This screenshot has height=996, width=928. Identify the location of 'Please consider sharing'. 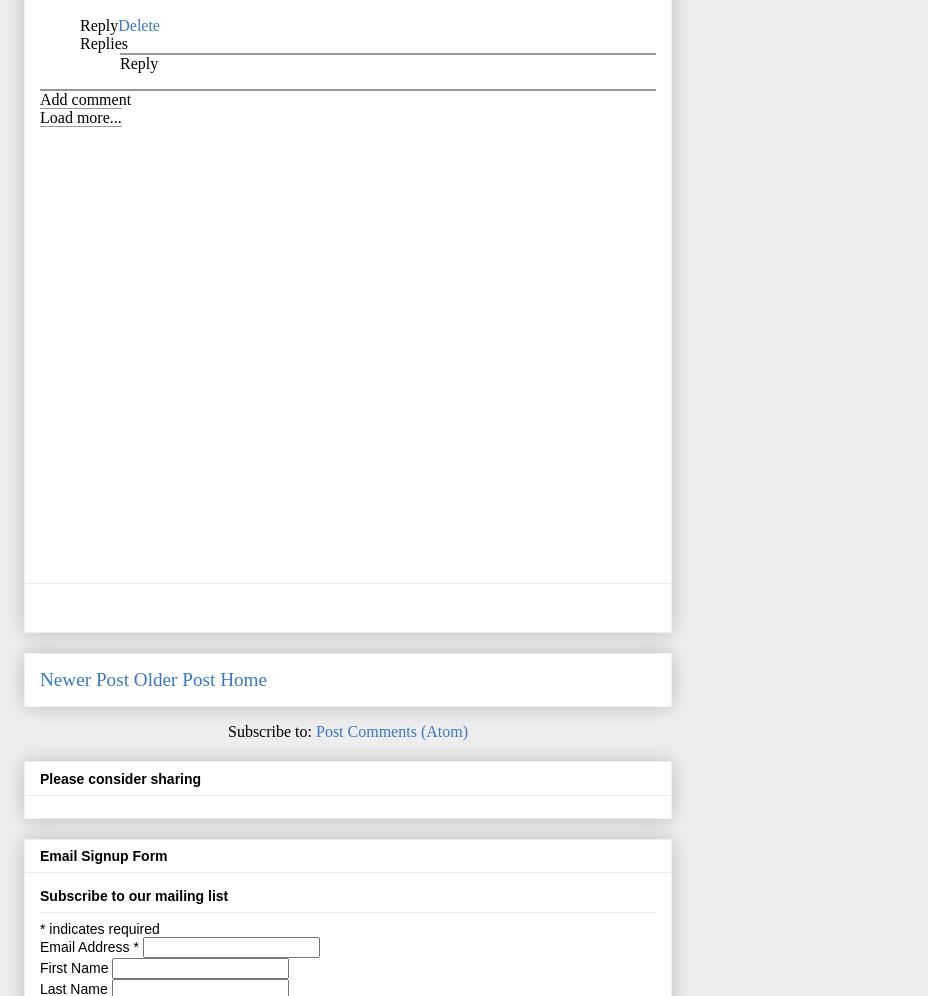
(38, 777).